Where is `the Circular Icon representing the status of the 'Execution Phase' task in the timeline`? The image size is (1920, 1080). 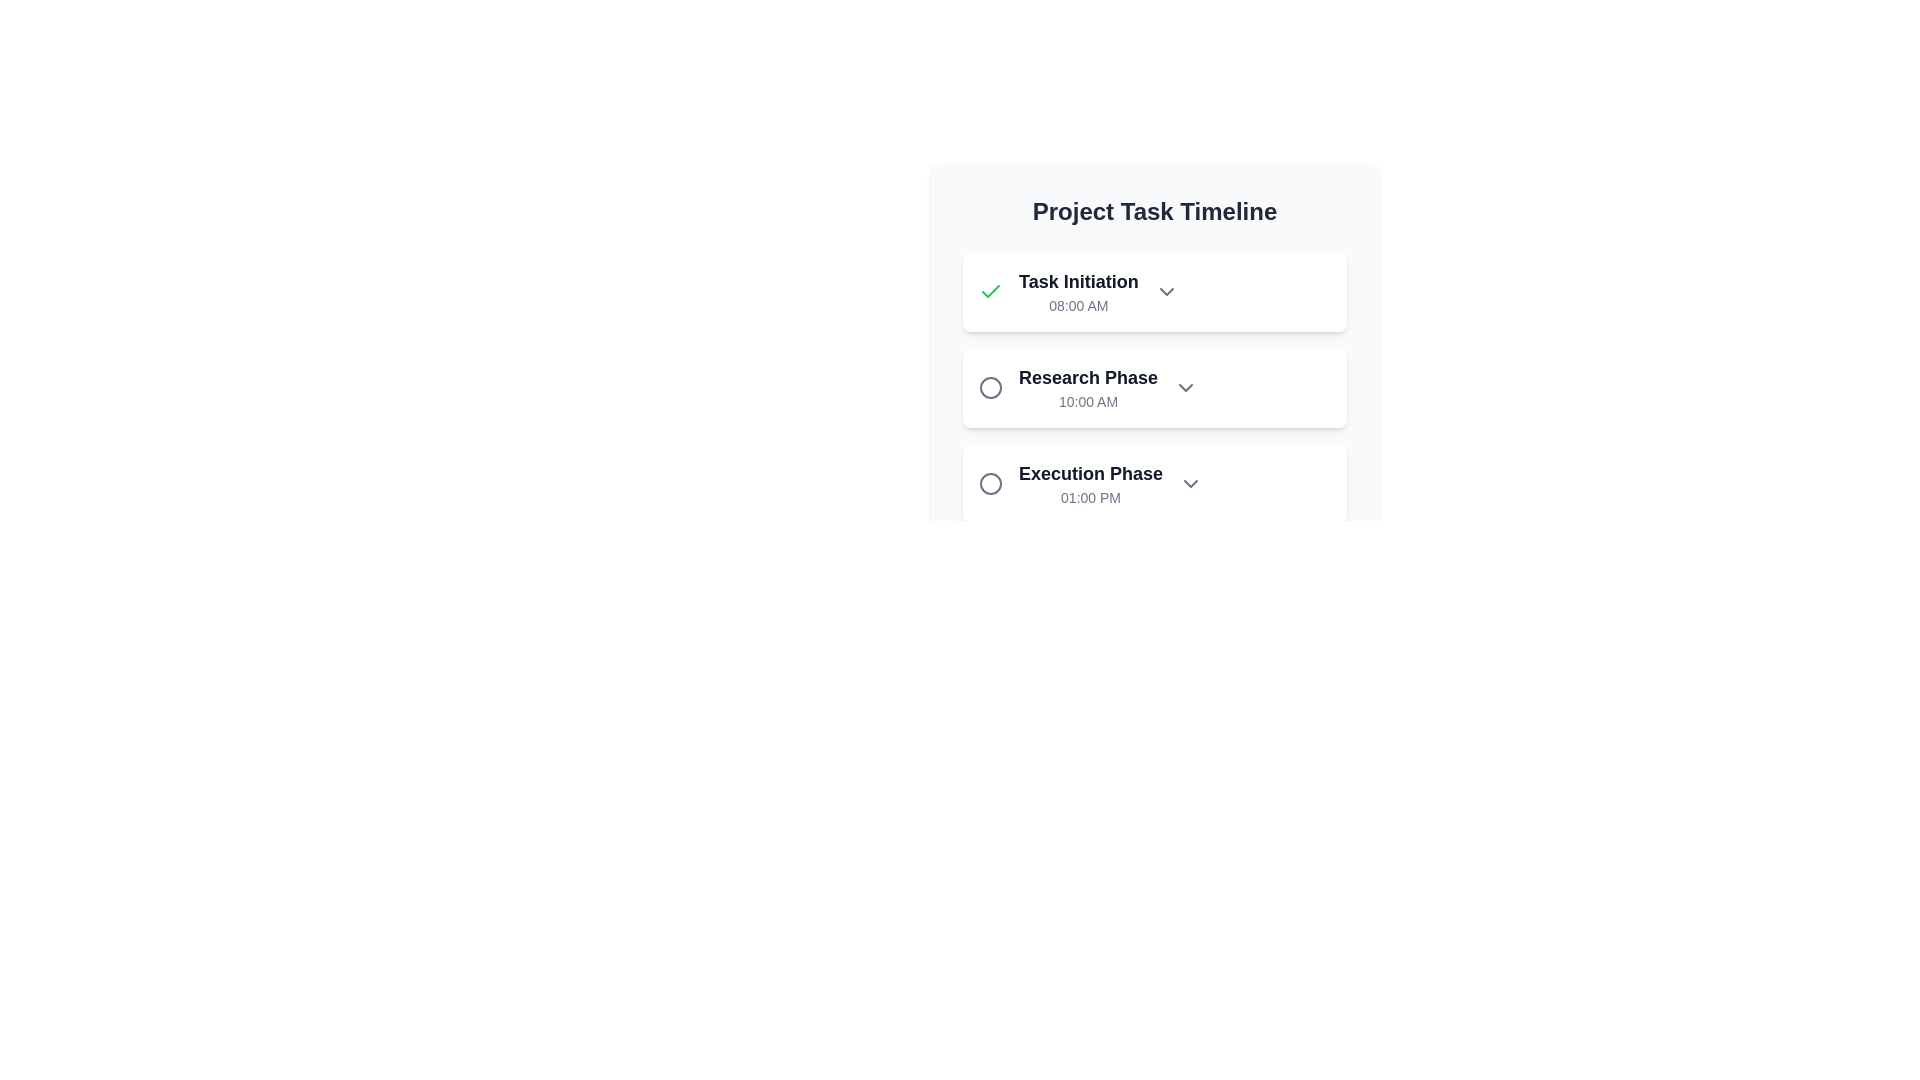
the Circular Icon representing the status of the 'Execution Phase' task in the timeline is located at coordinates (990, 483).